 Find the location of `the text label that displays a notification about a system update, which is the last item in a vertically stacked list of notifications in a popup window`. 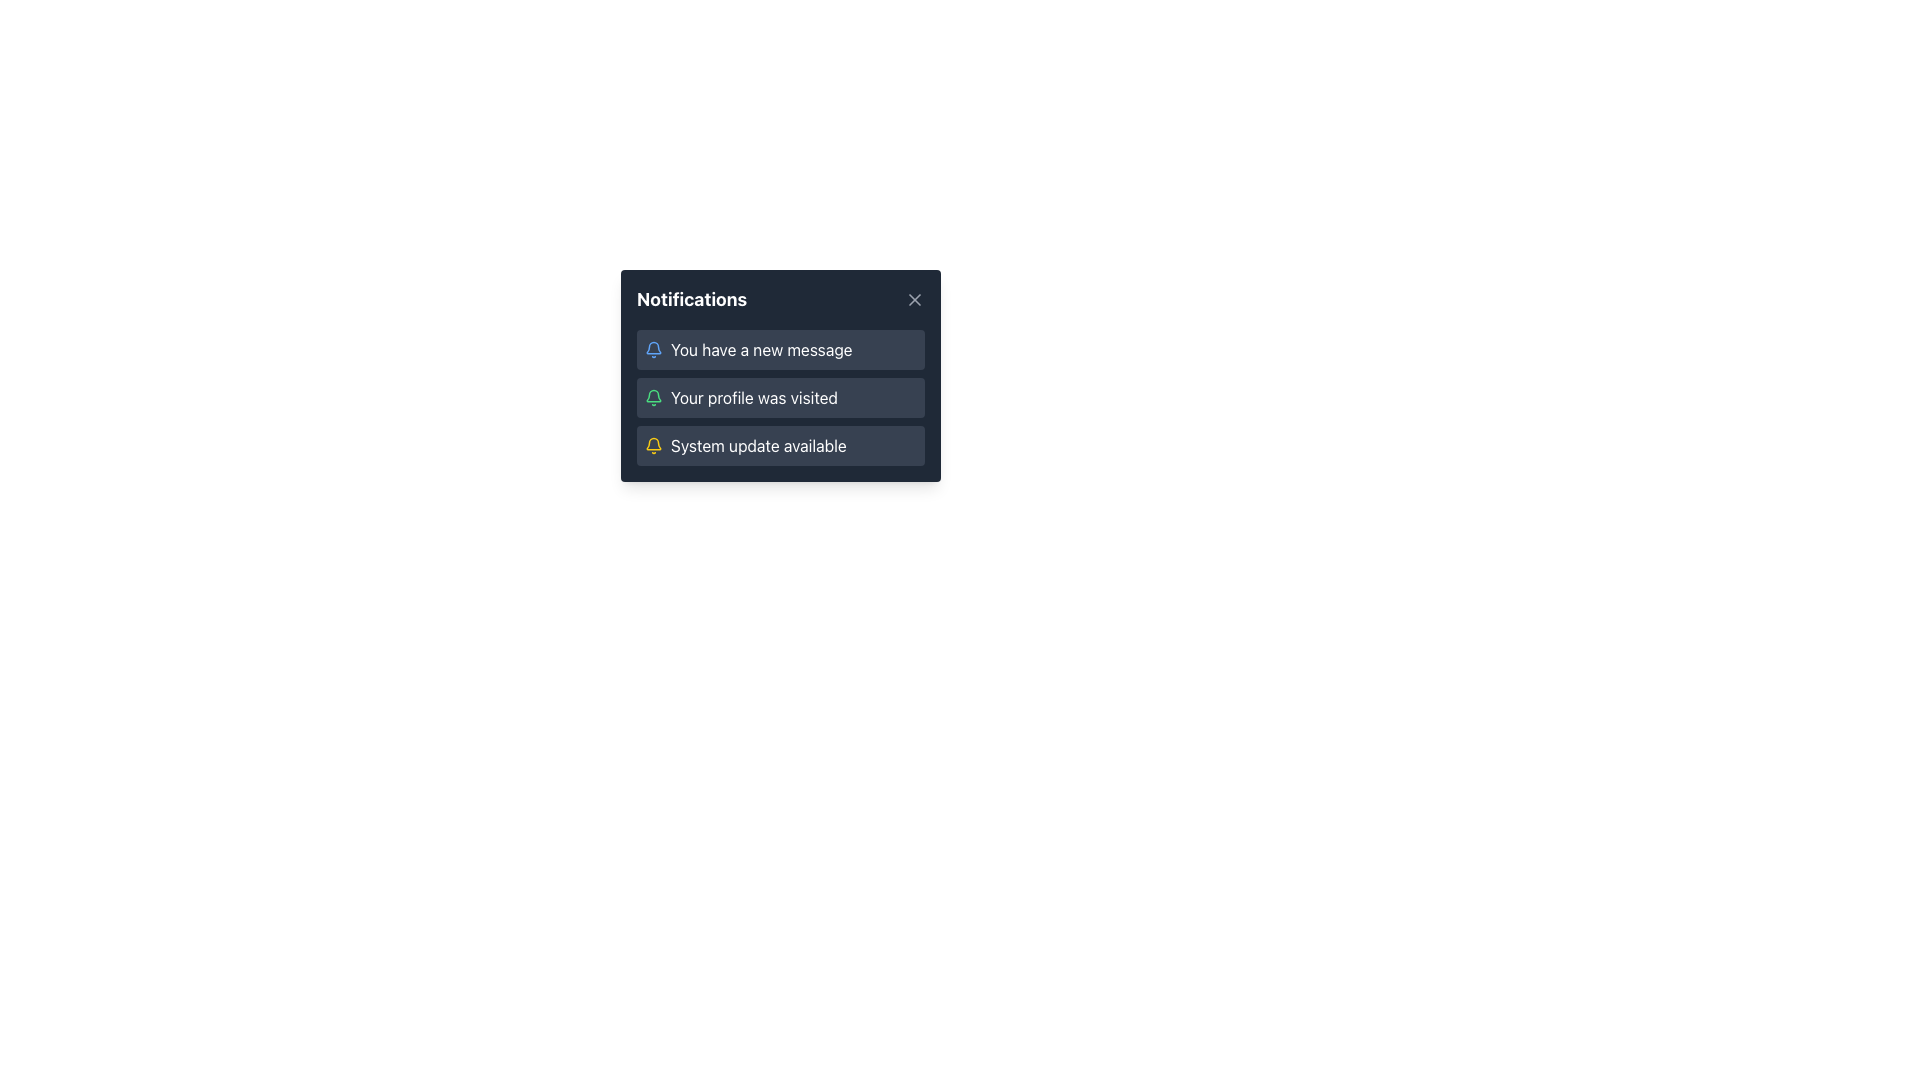

the text label that displays a notification about a system update, which is the last item in a vertically stacked list of notifications in a popup window is located at coordinates (757, 445).